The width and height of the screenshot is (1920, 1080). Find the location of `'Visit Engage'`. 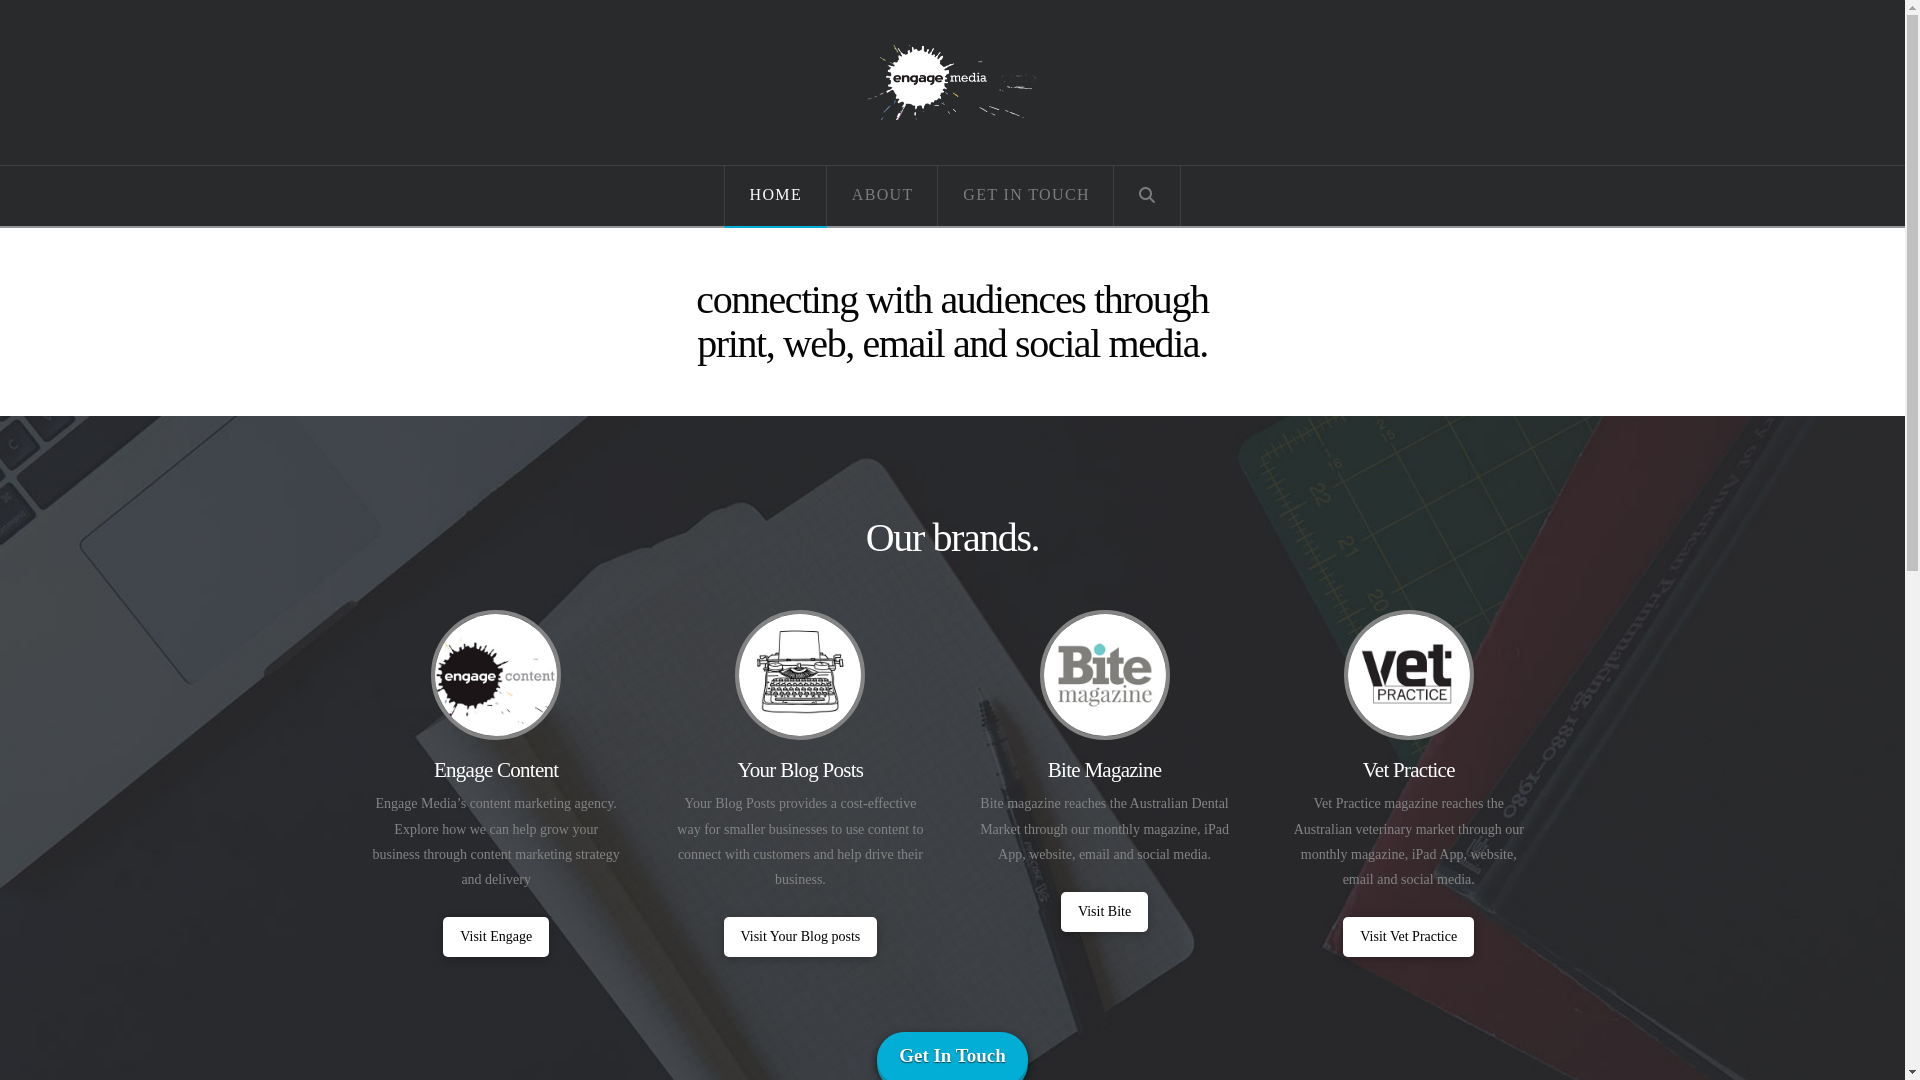

'Visit Engage' is located at coordinates (495, 937).